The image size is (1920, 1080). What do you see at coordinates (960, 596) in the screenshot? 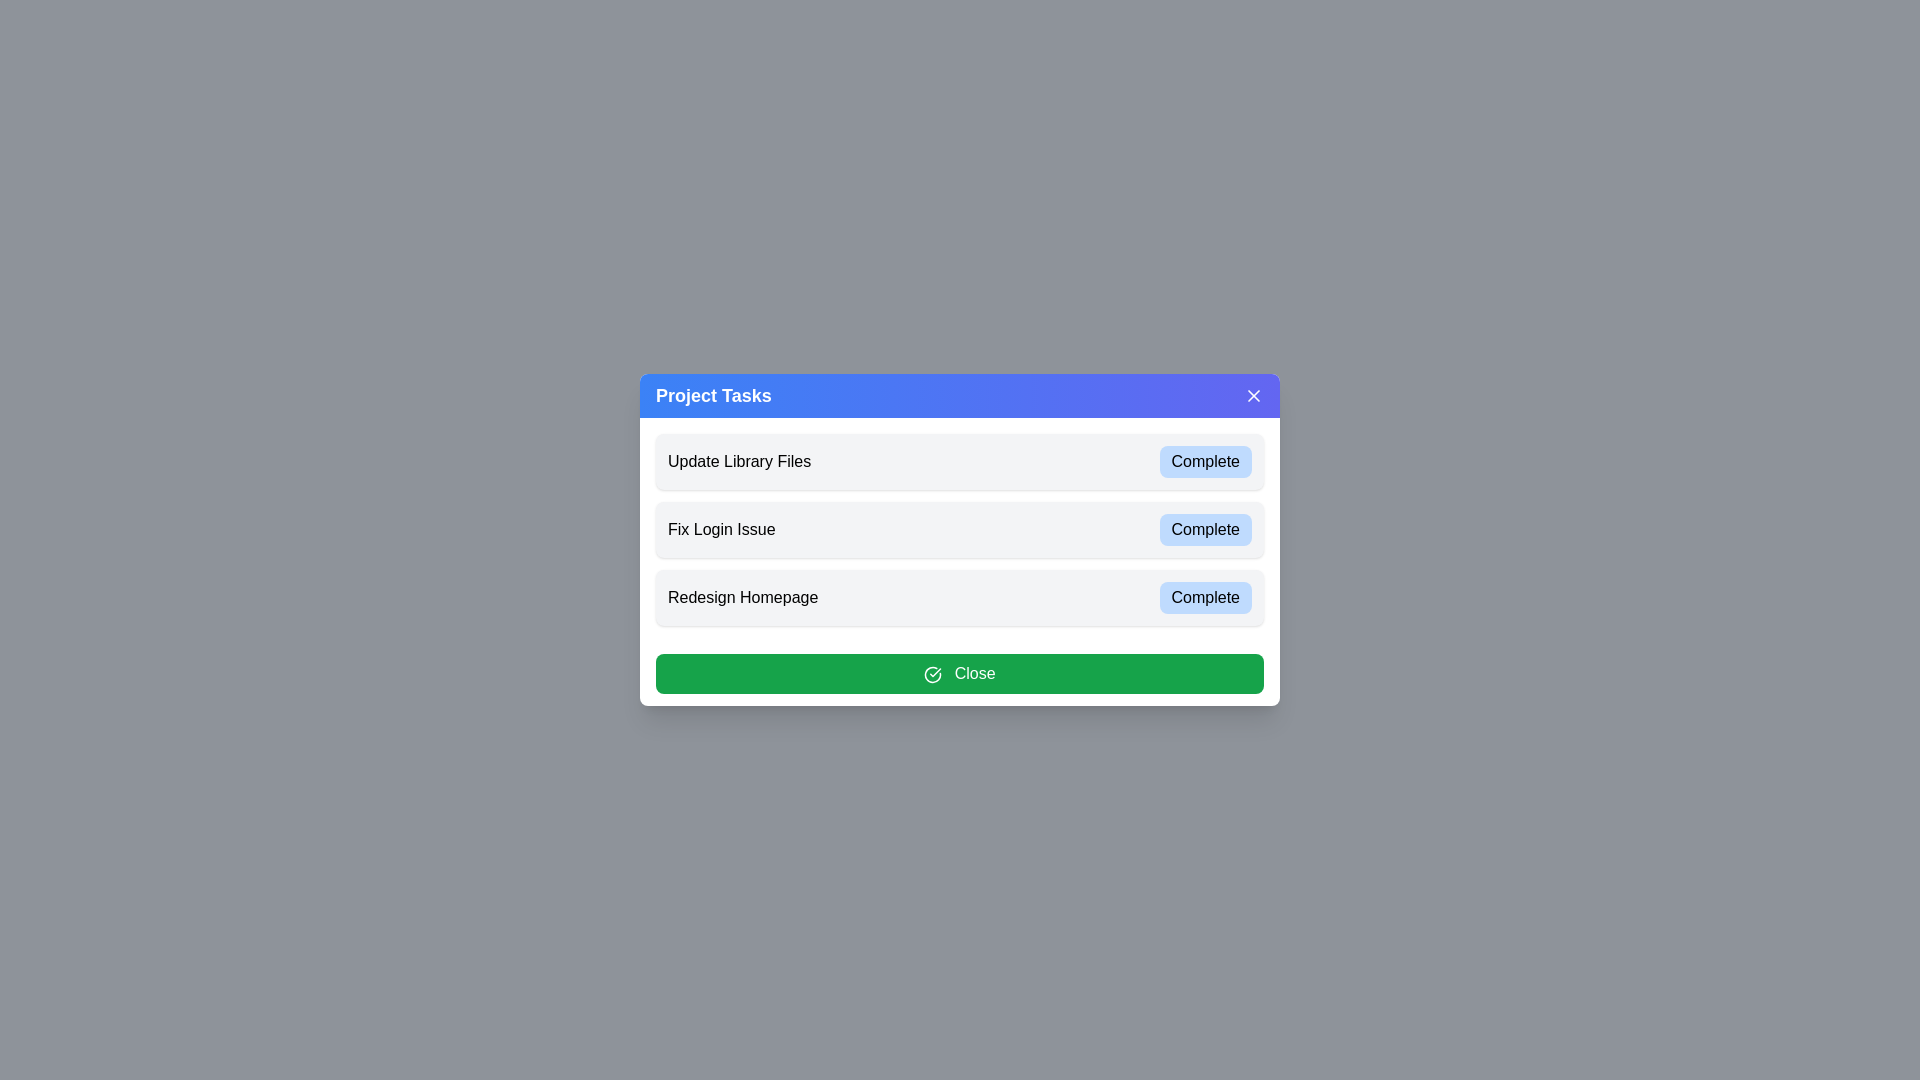
I see `the 'Complete' button of the task item labeled 'Redesign Homepage' in the 'Project Tasks' modal` at bounding box center [960, 596].